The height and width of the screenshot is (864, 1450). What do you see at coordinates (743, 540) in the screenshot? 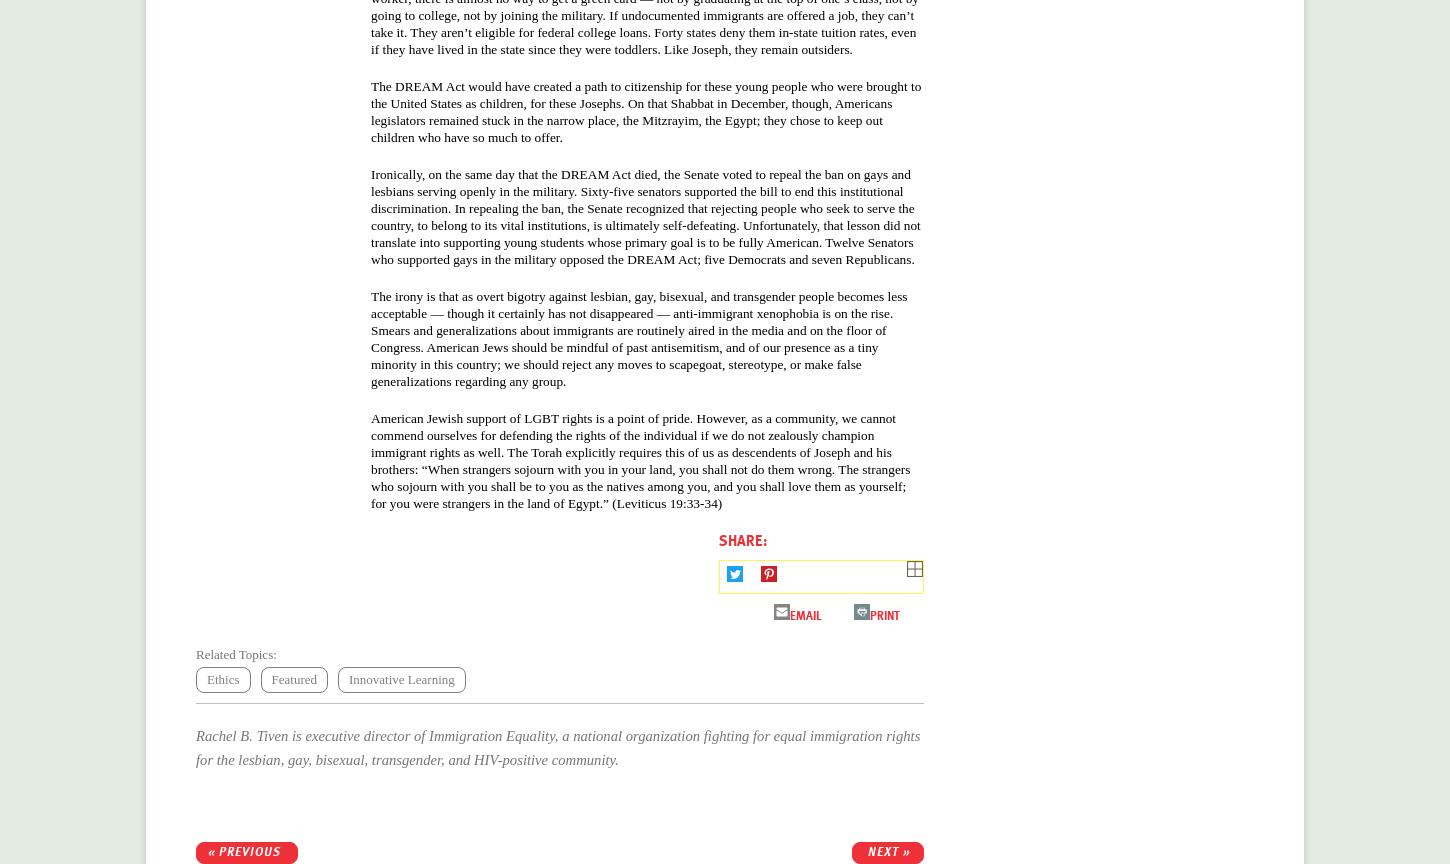
I see `'Share:'` at bounding box center [743, 540].